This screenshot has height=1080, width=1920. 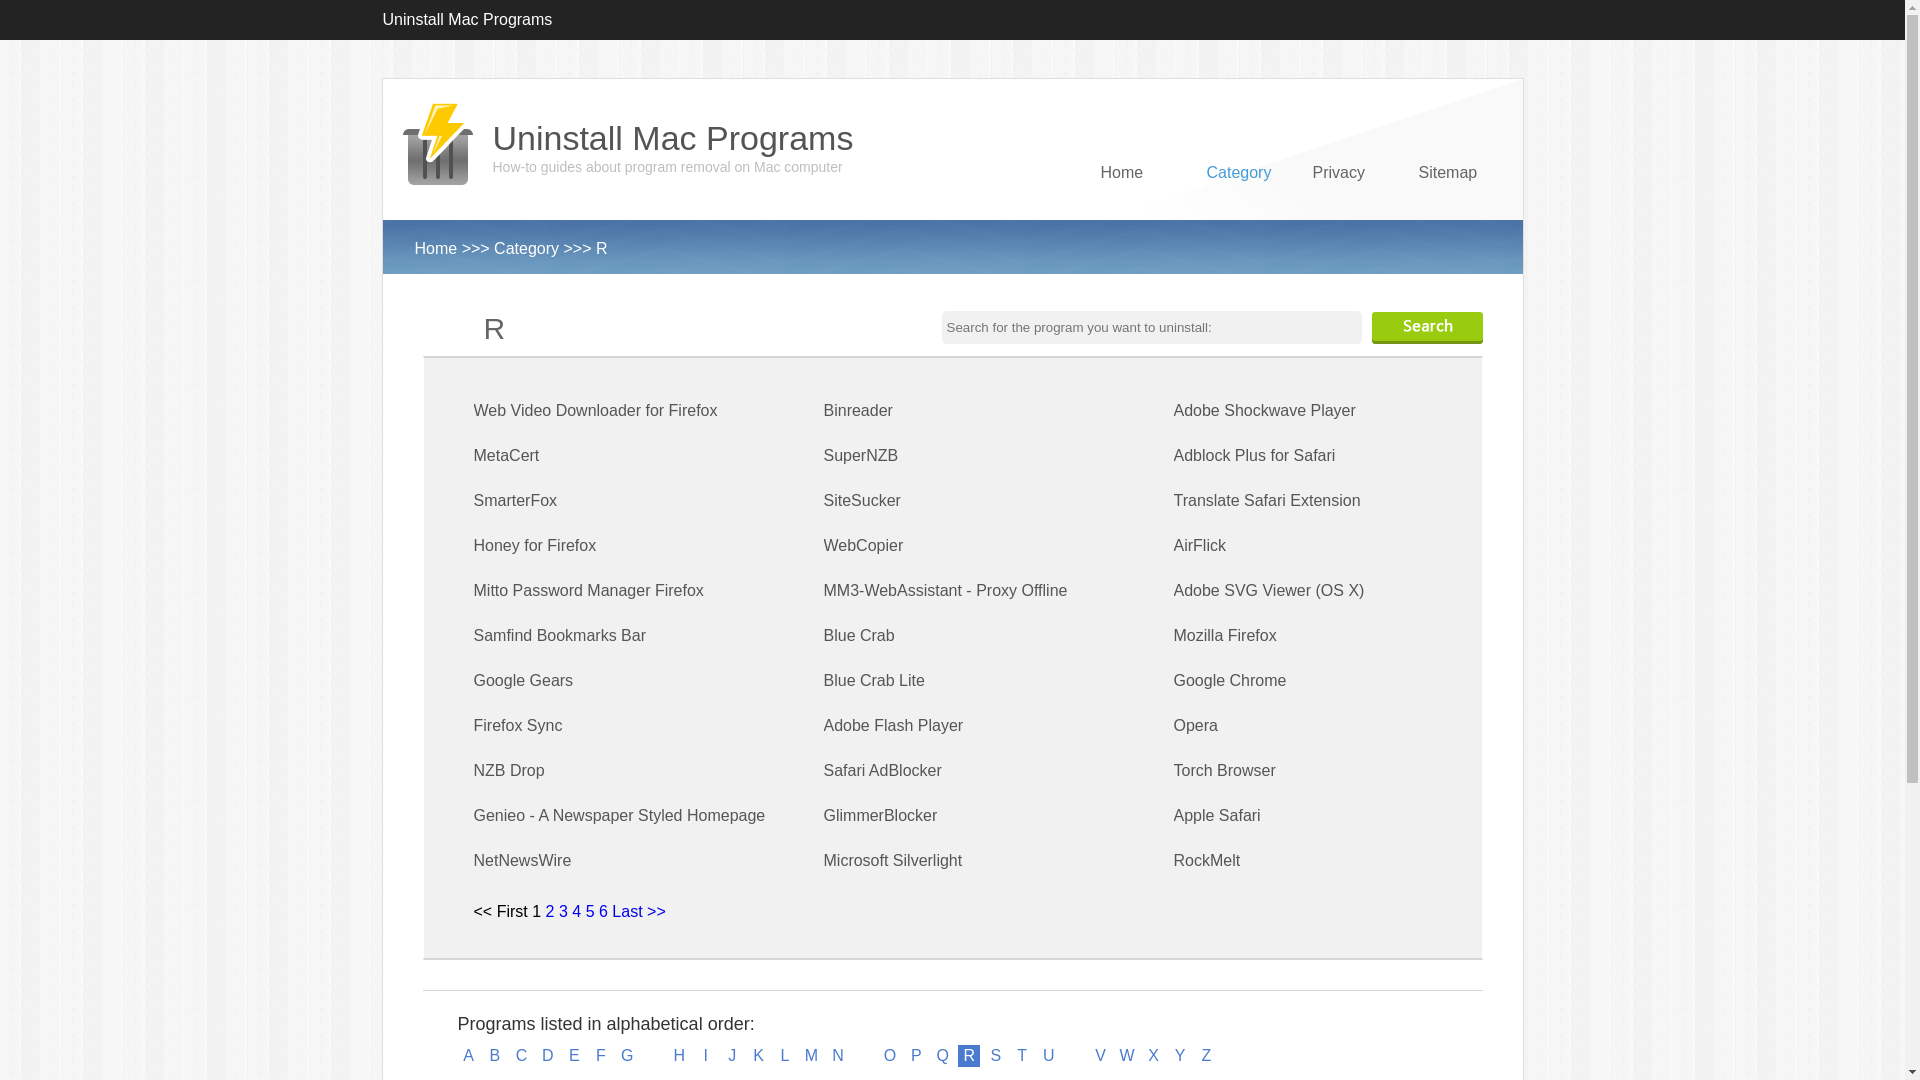 I want to click on 'NZB Drop', so click(x=509, y=769).